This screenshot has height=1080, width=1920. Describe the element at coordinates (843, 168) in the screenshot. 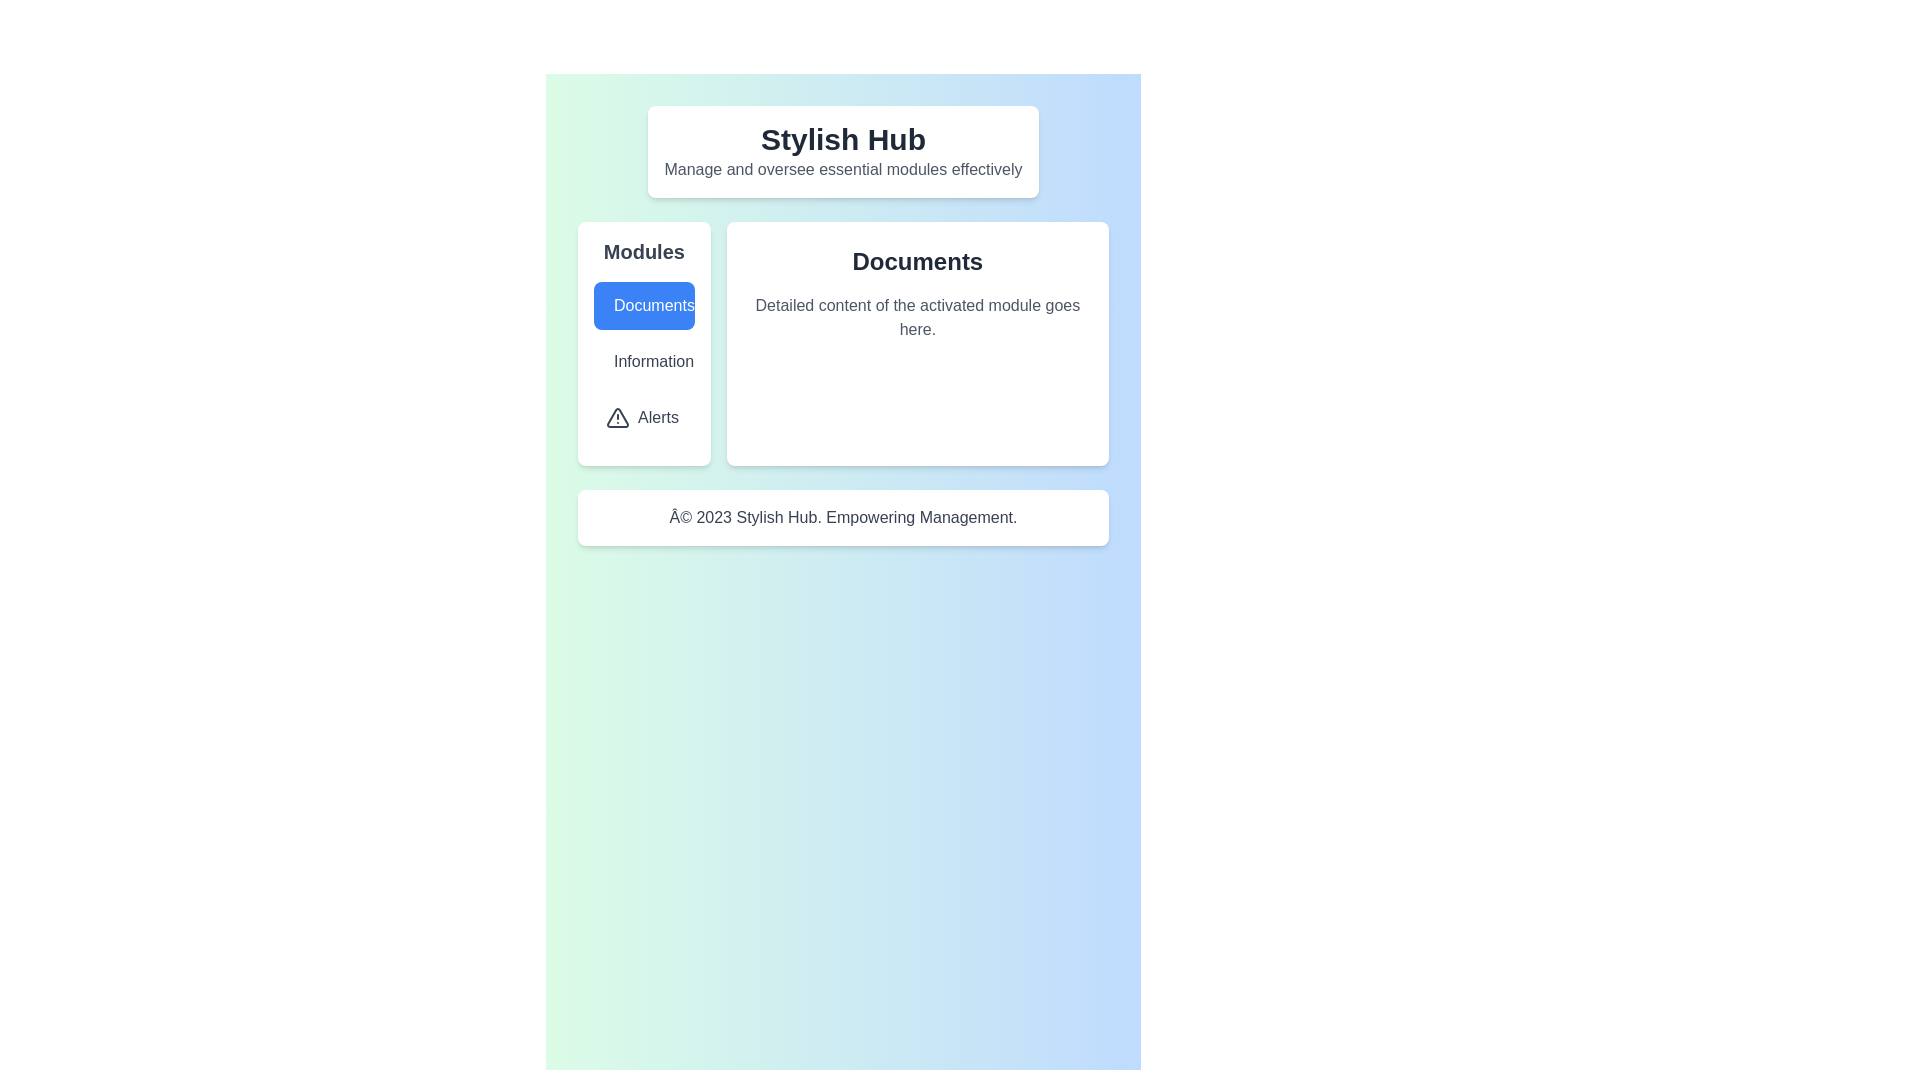

I see `the subtitle text element located below the 'Stylish Hub' heading within the white card to check for any tooltip or visual change` at that location.